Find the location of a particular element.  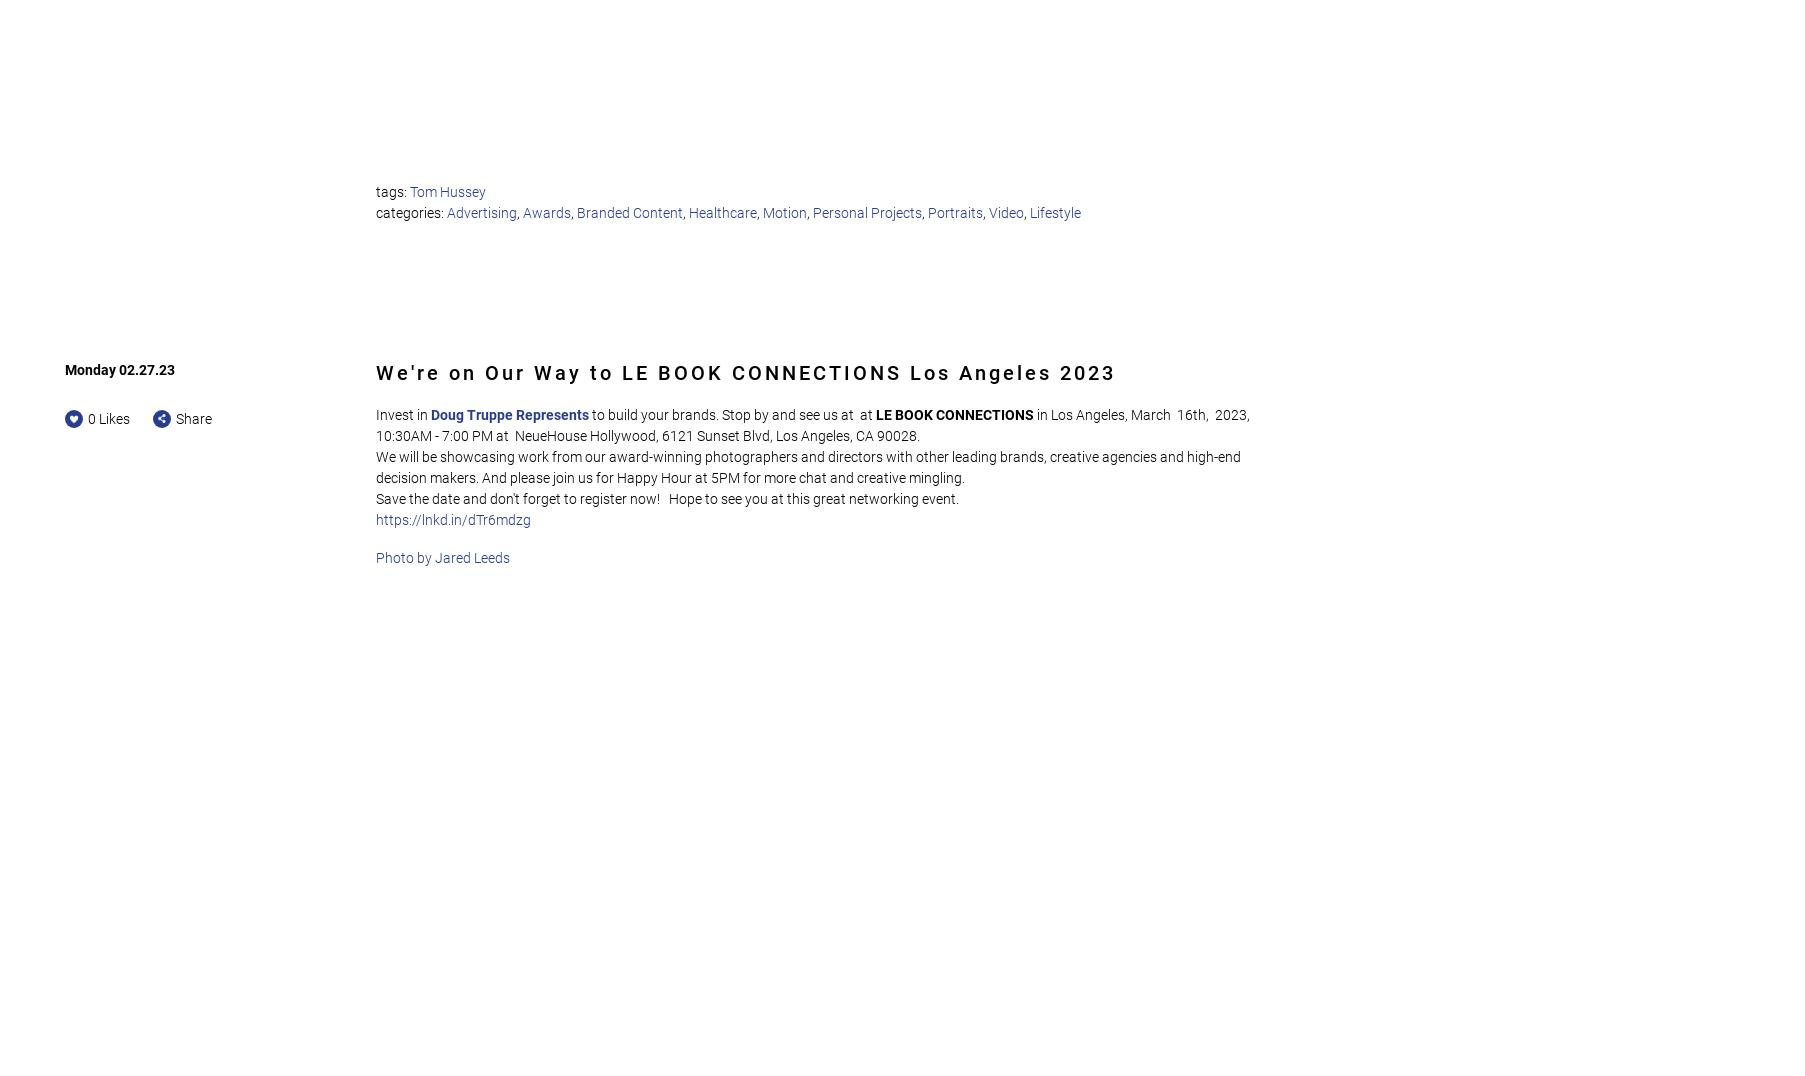

'Advertising' is located at coordinates (480, 210).